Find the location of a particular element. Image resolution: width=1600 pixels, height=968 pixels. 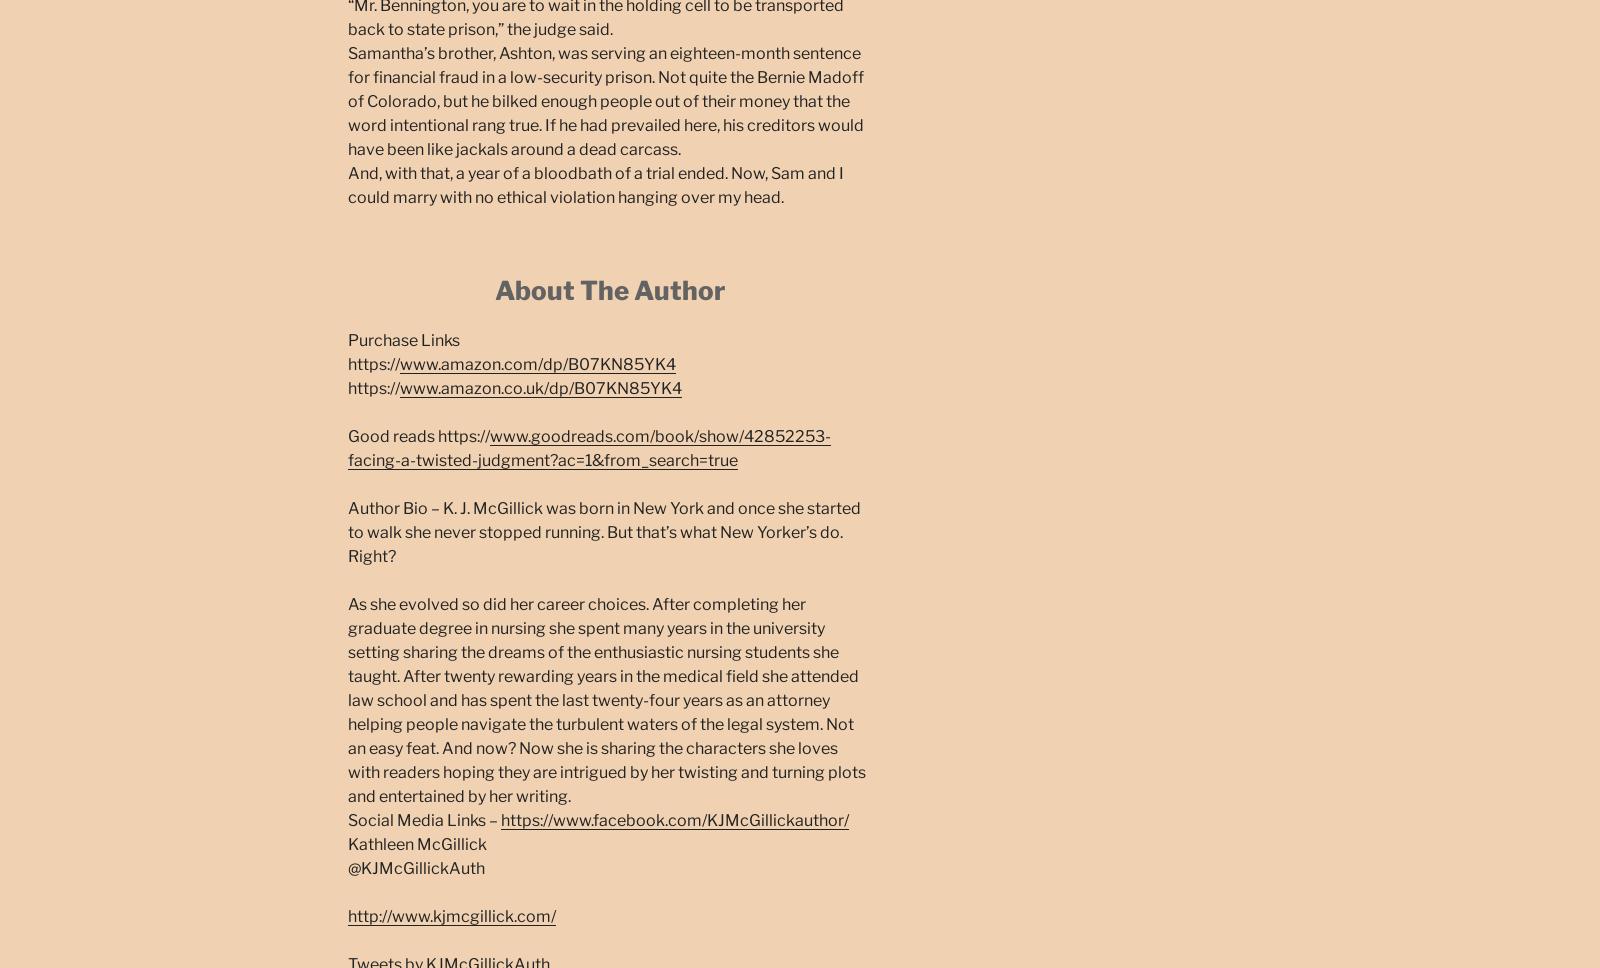

'Good reads https://' is located at coordinates (418, 435).